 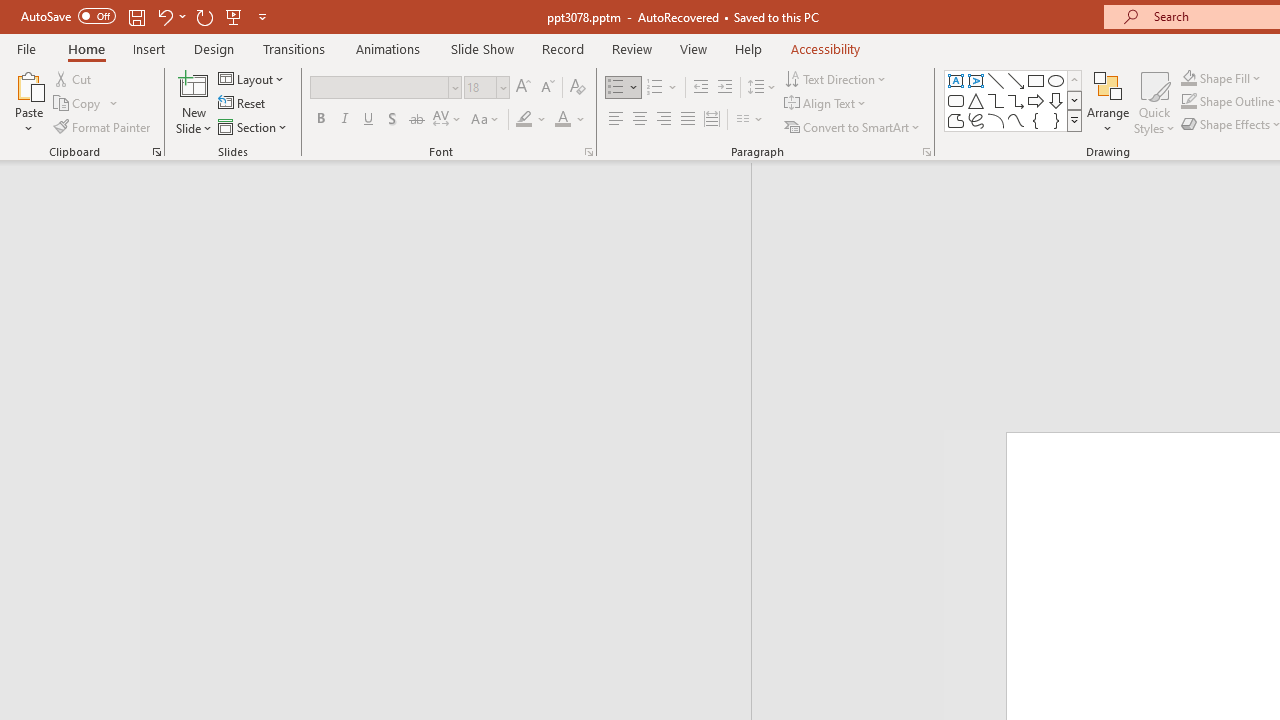 What do you see at coordinates (1014, 100) in the screenshot?
I see `'AutomationID: ShapesInsertGallery'` at bounding box center [1014, 100].